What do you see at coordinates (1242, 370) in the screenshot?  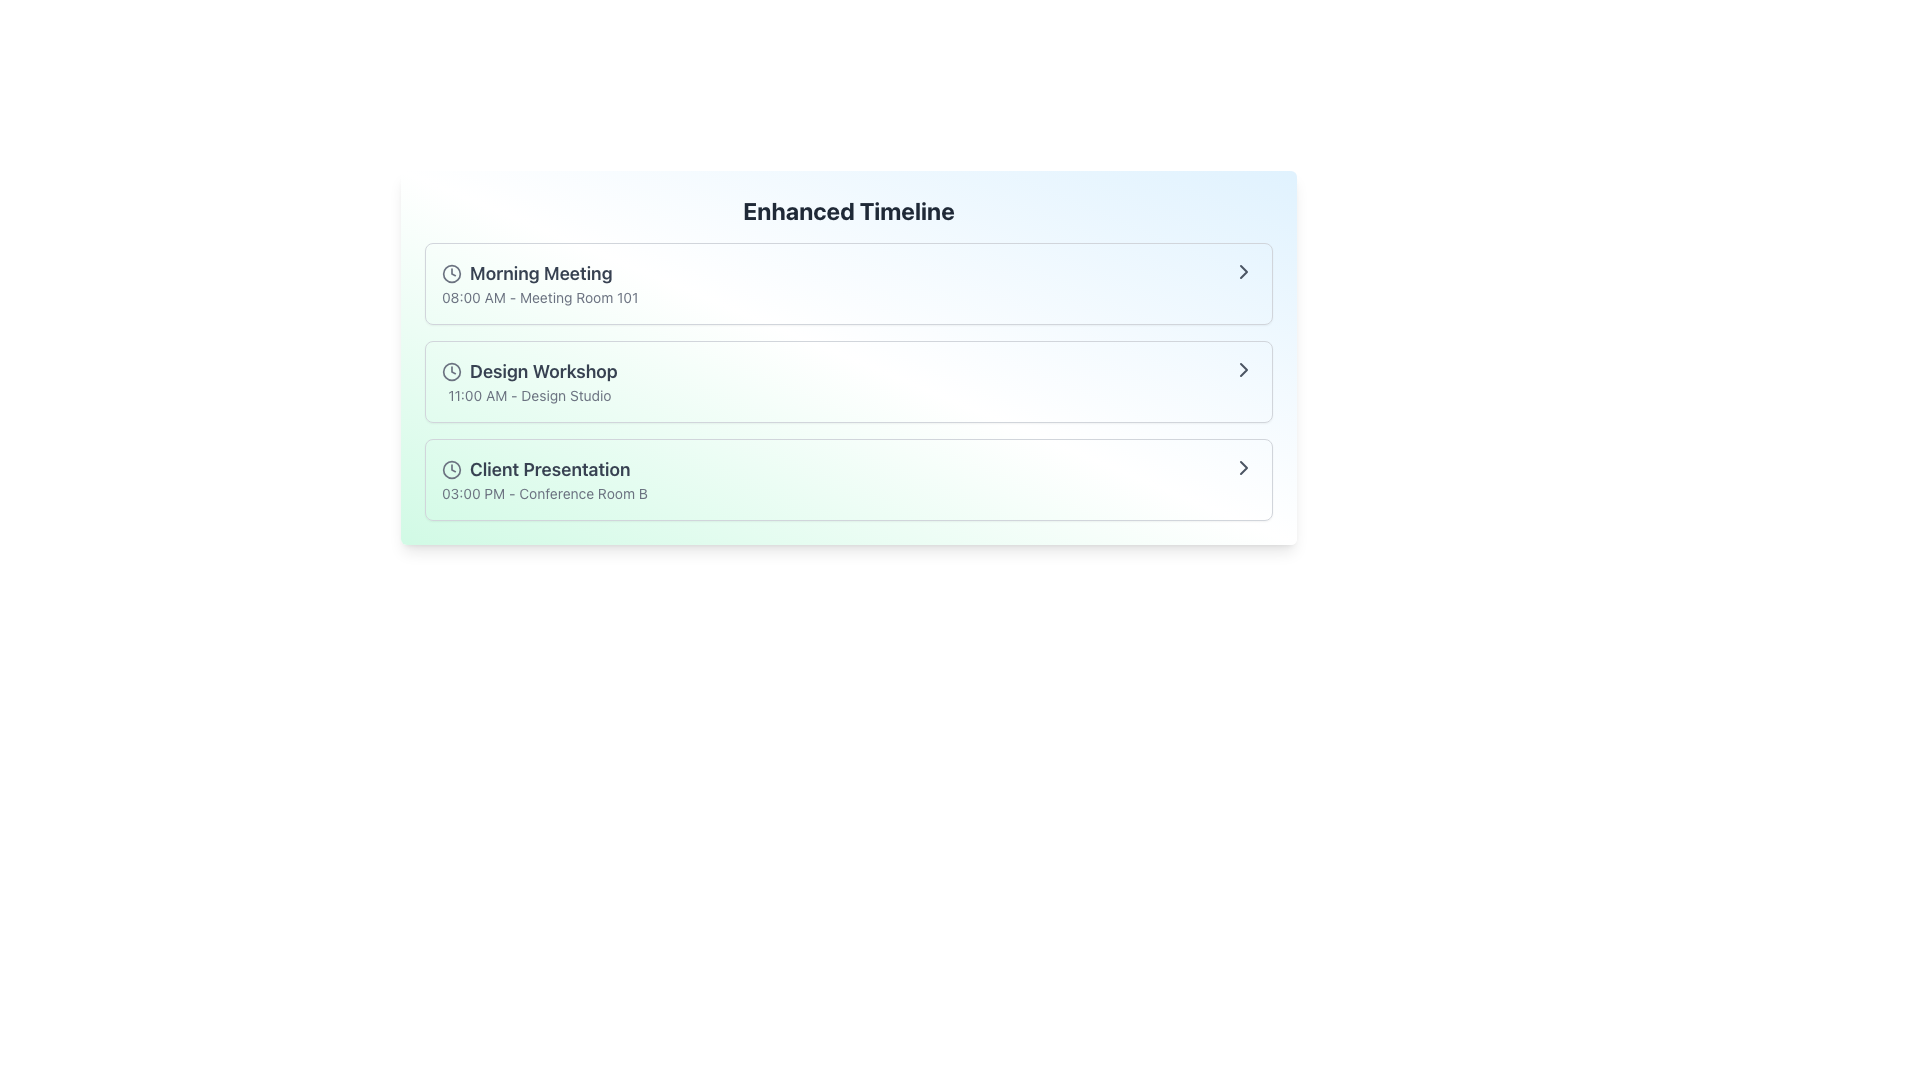 I see `the navigation icon located at the far right of the list item 'Design Workshop - 11:00 AM - Design Studio'` at bounding box center [1242, 370].